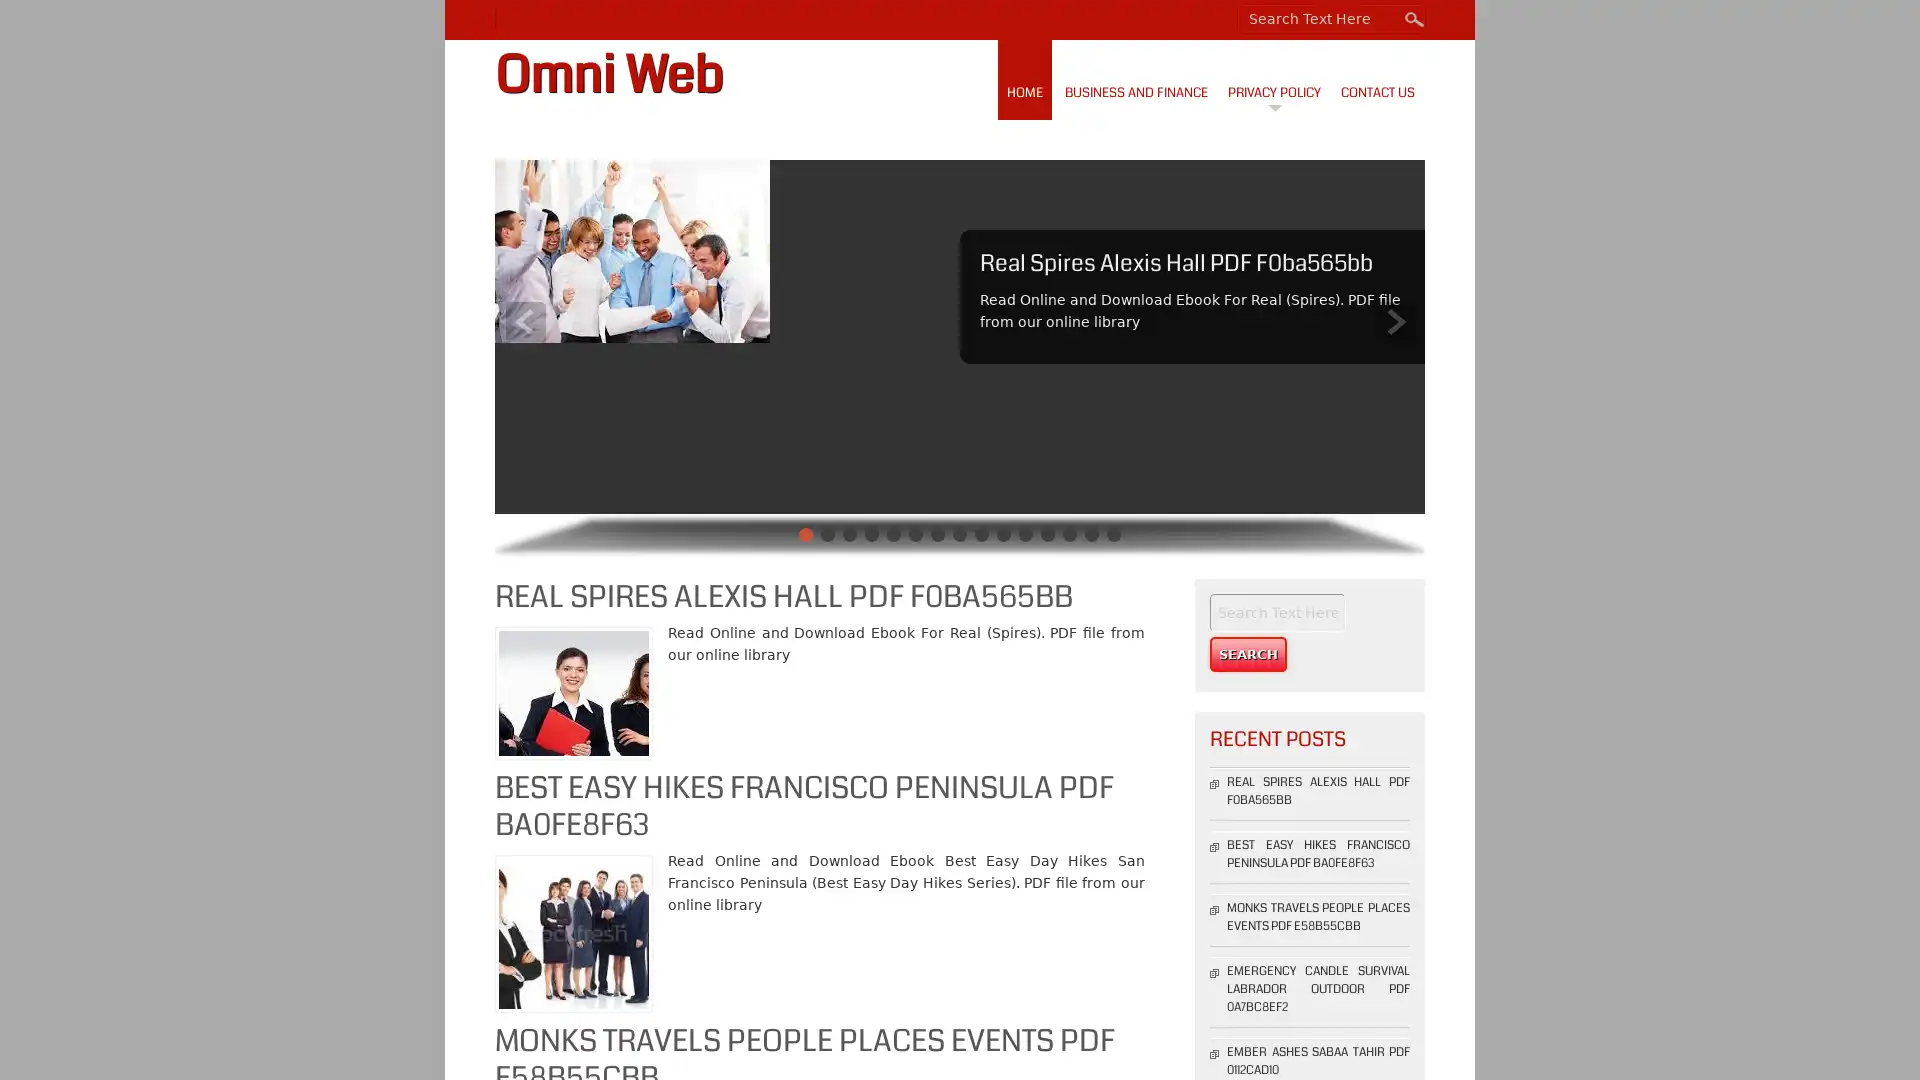 The width and height of the screenshot is (1920, 1080). I want to click on Search, so click(1247, 654).